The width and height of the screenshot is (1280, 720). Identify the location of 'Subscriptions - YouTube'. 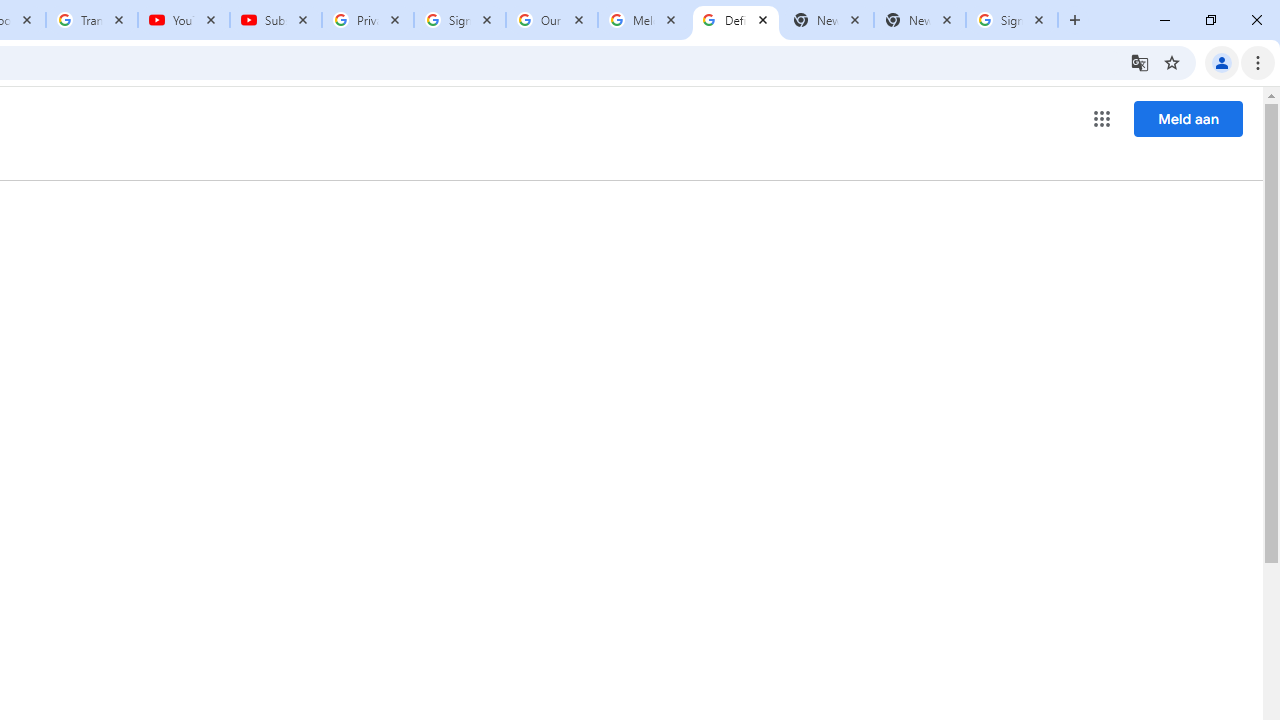
(275, 20).